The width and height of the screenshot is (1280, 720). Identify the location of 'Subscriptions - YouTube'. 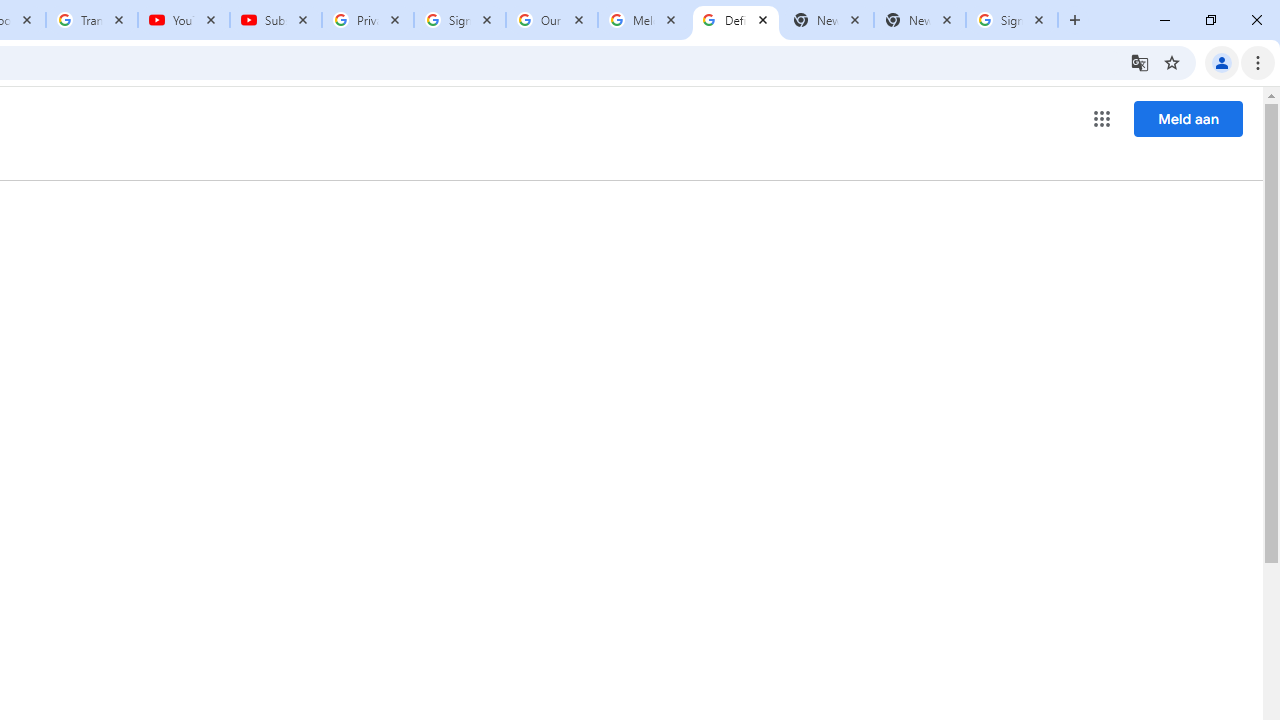
(275, 20).